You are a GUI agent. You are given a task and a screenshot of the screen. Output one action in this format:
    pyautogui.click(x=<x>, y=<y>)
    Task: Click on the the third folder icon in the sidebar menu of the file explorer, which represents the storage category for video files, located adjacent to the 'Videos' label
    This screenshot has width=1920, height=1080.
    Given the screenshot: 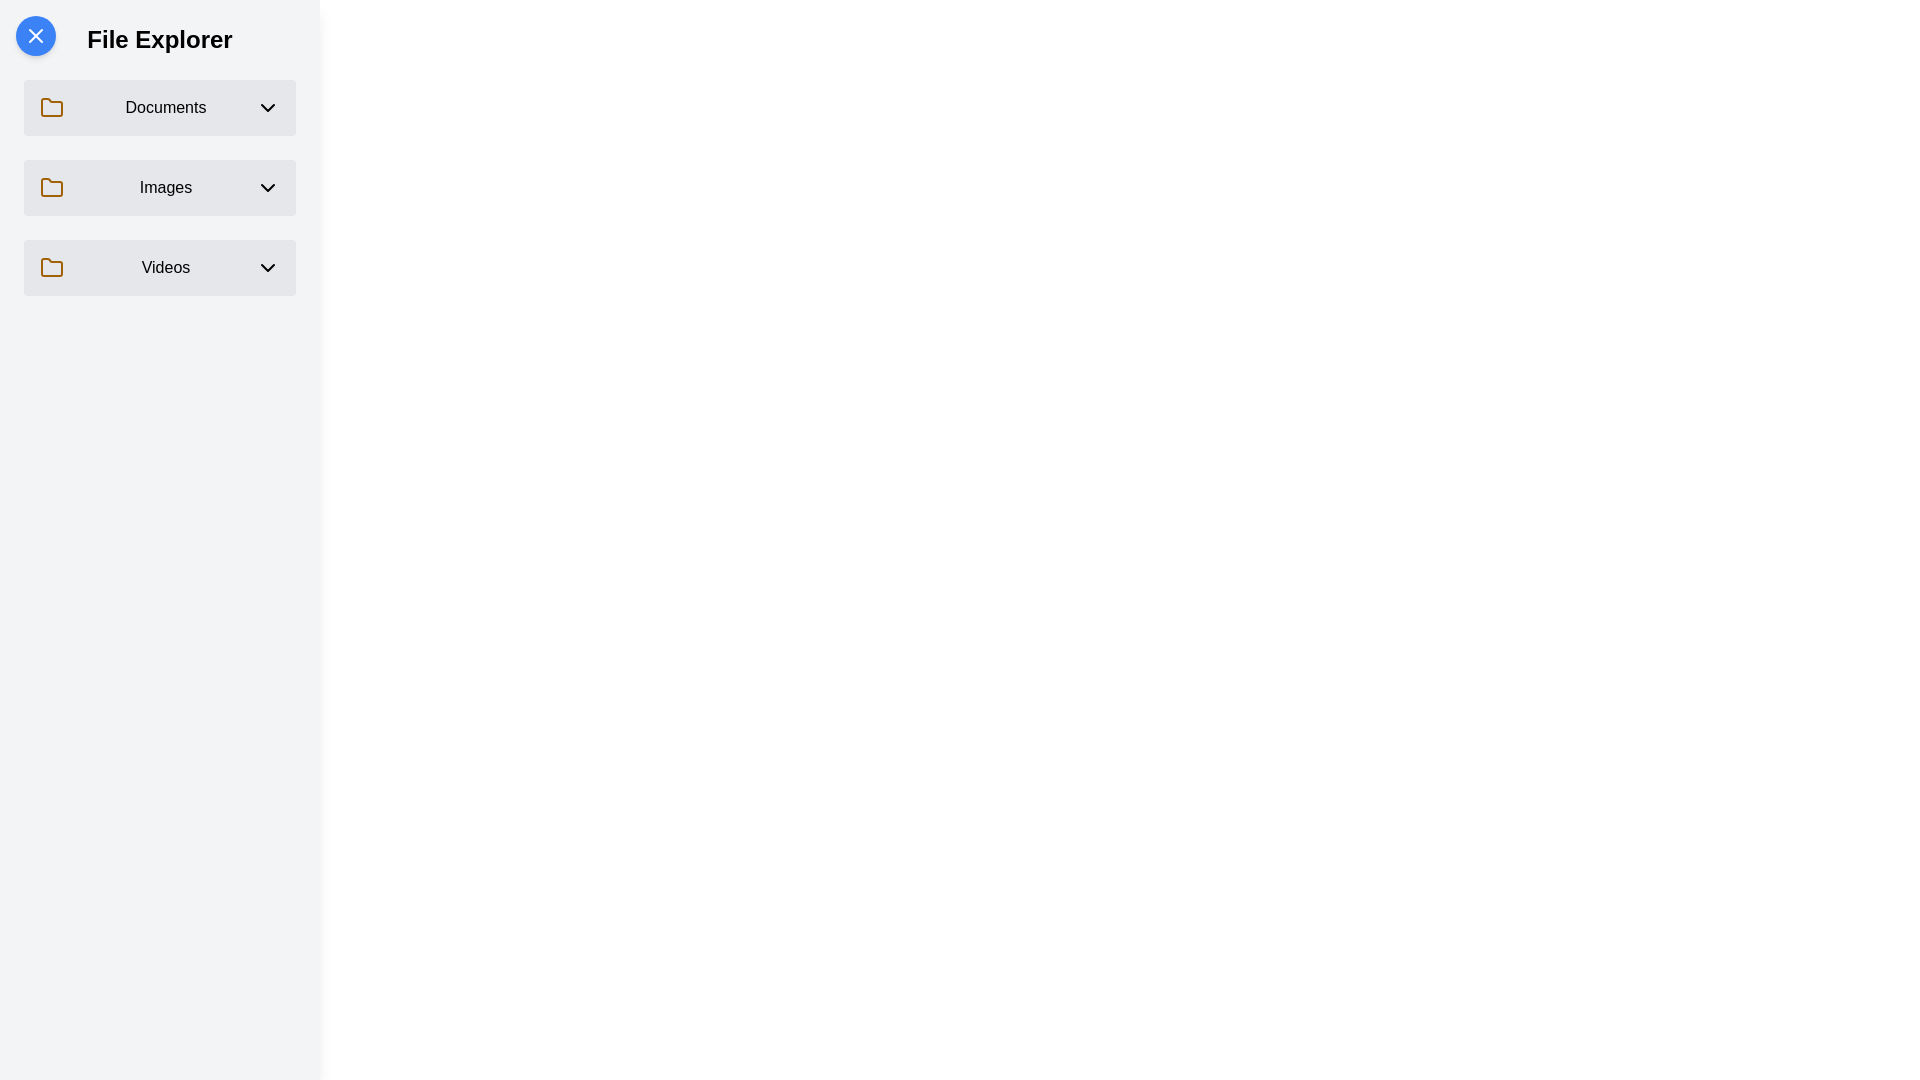 What is the action you would take?
    pyautogui.click(x=52, y=266)
    